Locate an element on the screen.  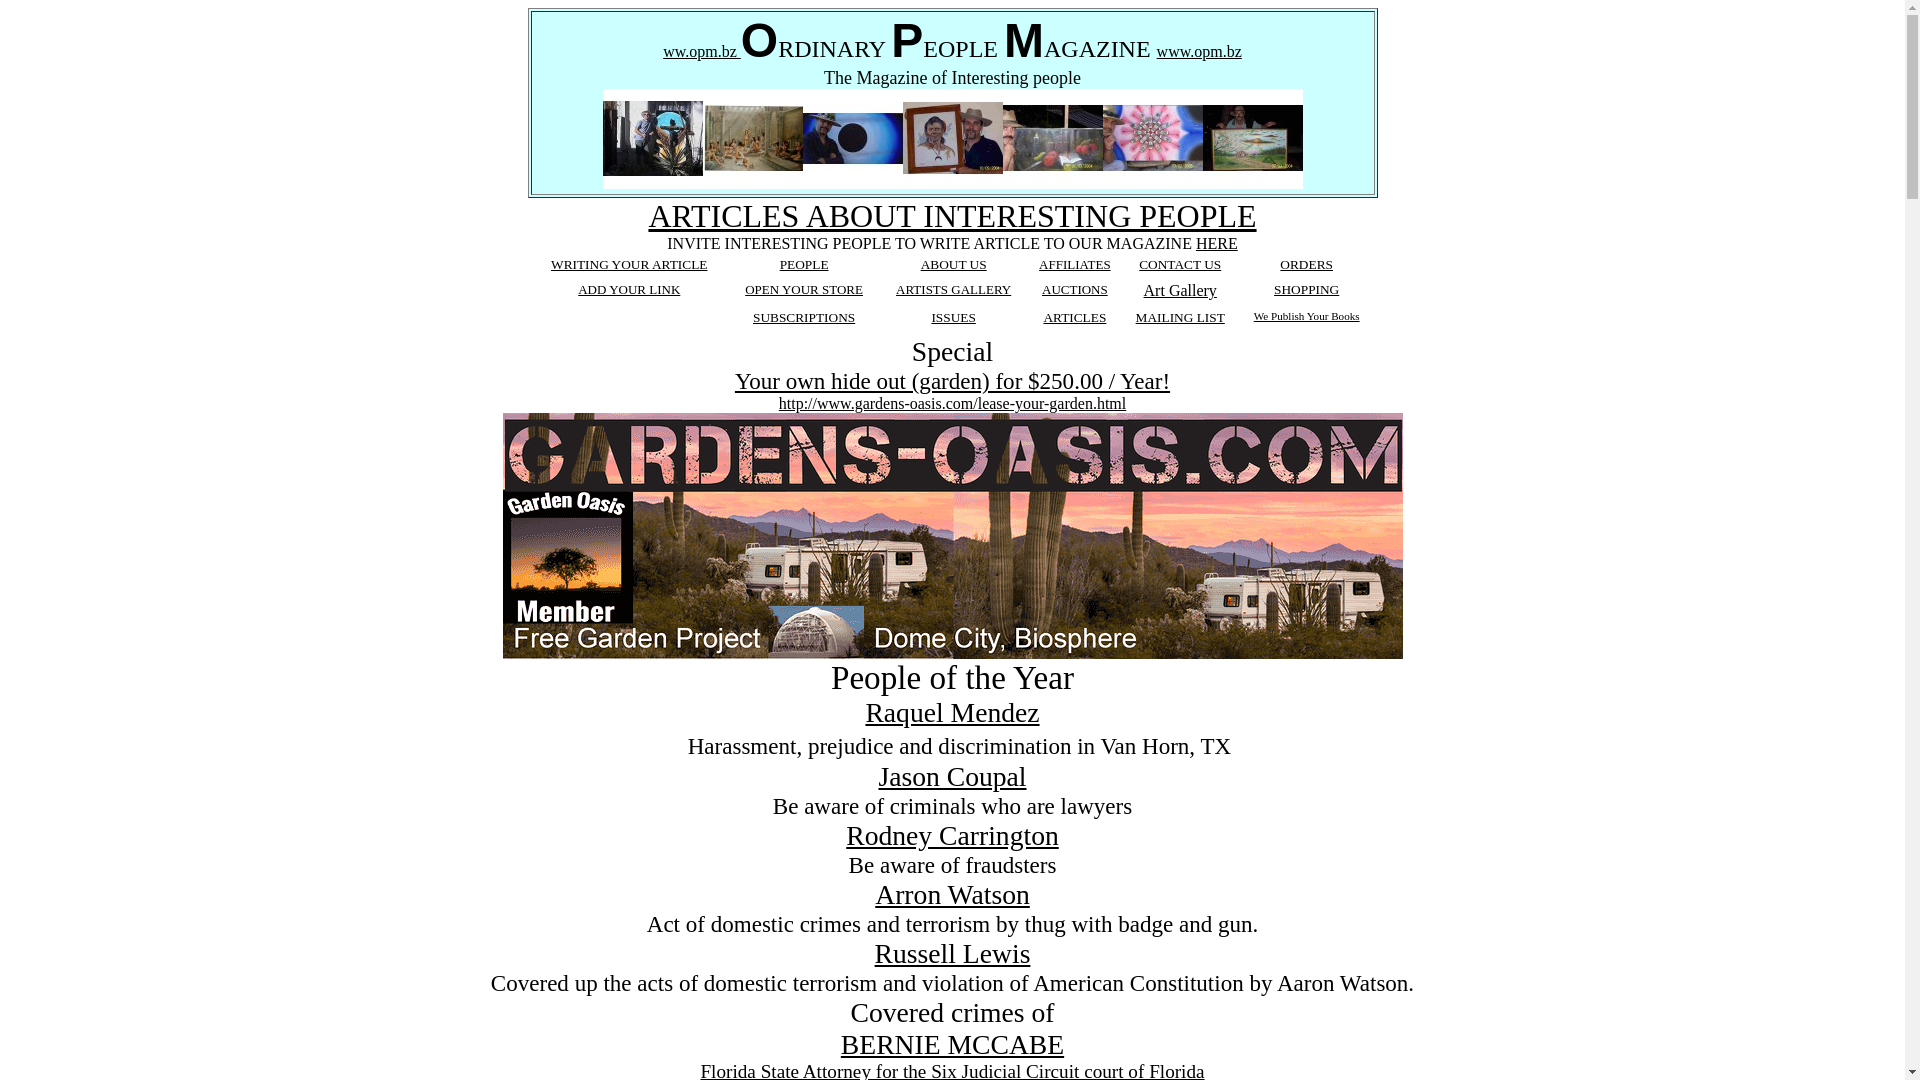
'Rodney Carrington' is located at coordinates (951, 835).